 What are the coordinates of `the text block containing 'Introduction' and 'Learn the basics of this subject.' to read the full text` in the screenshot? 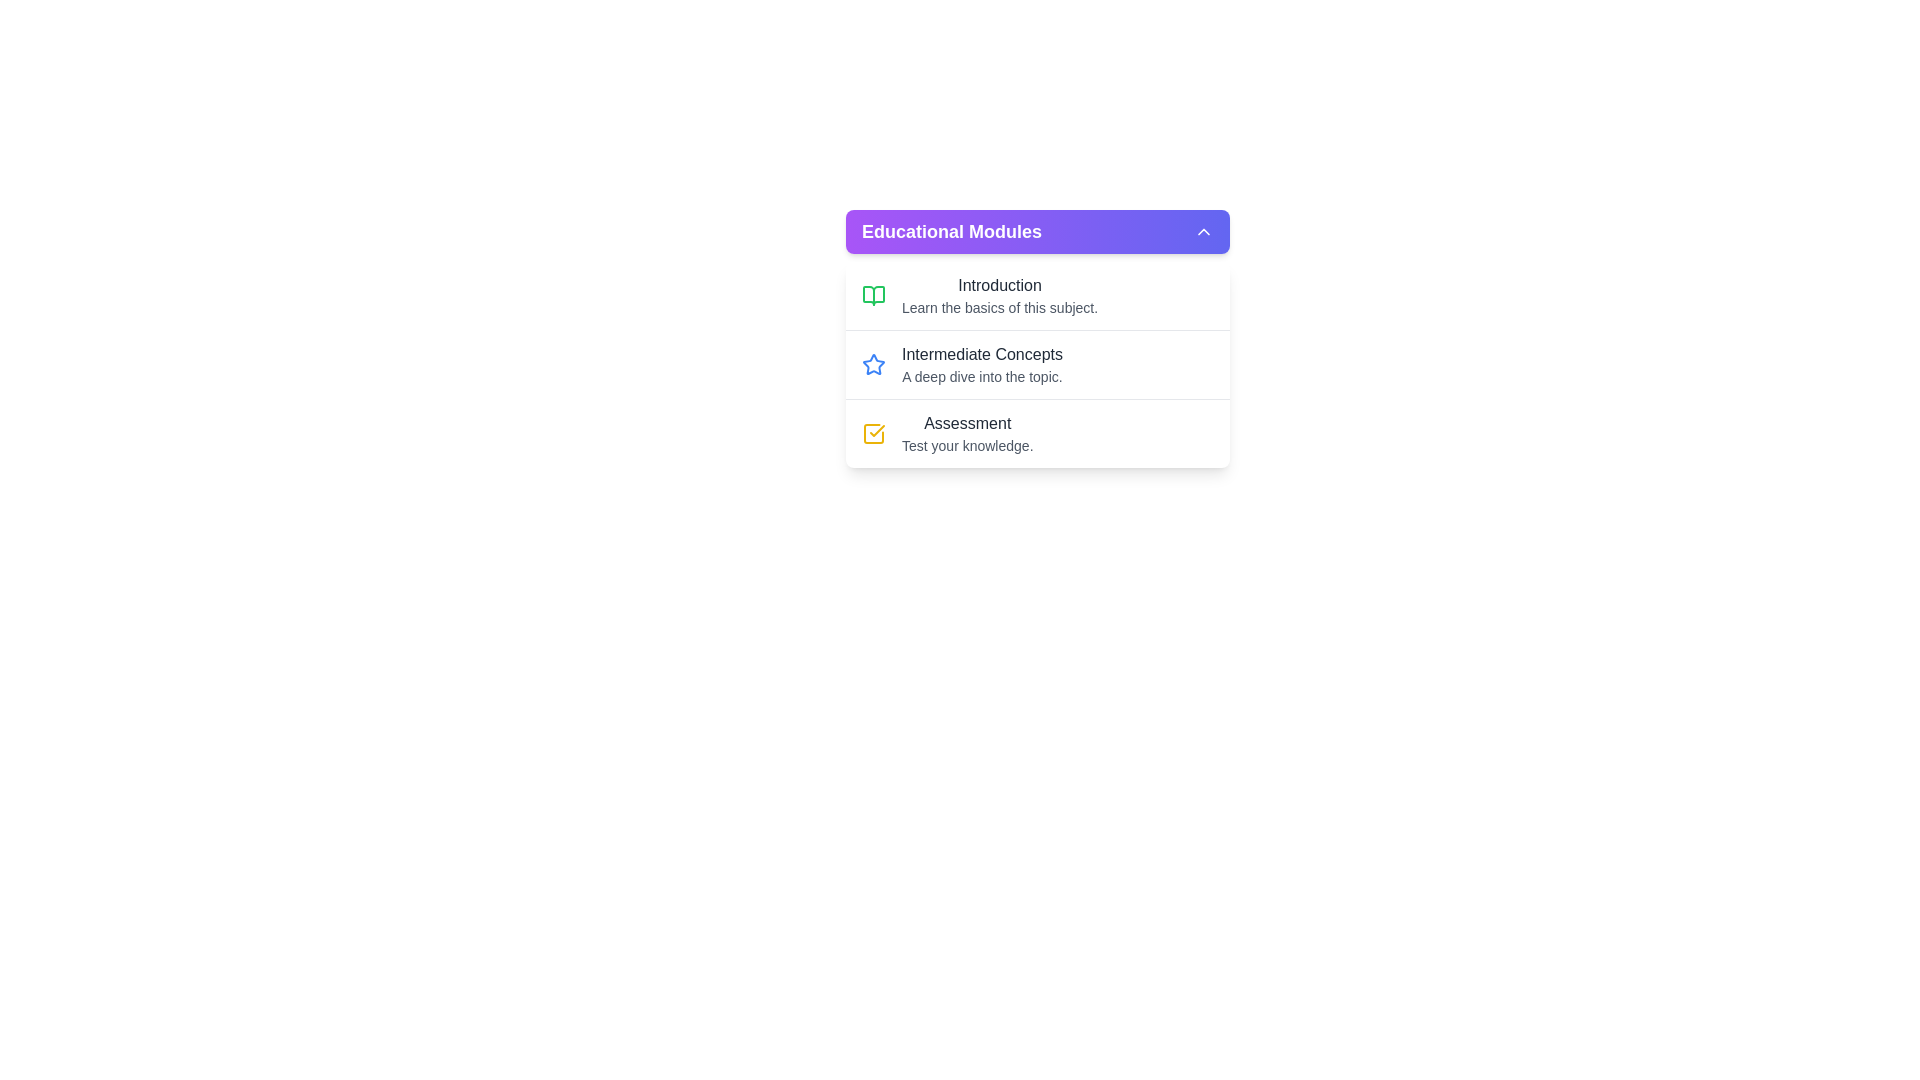 It's located at (1000, 296).